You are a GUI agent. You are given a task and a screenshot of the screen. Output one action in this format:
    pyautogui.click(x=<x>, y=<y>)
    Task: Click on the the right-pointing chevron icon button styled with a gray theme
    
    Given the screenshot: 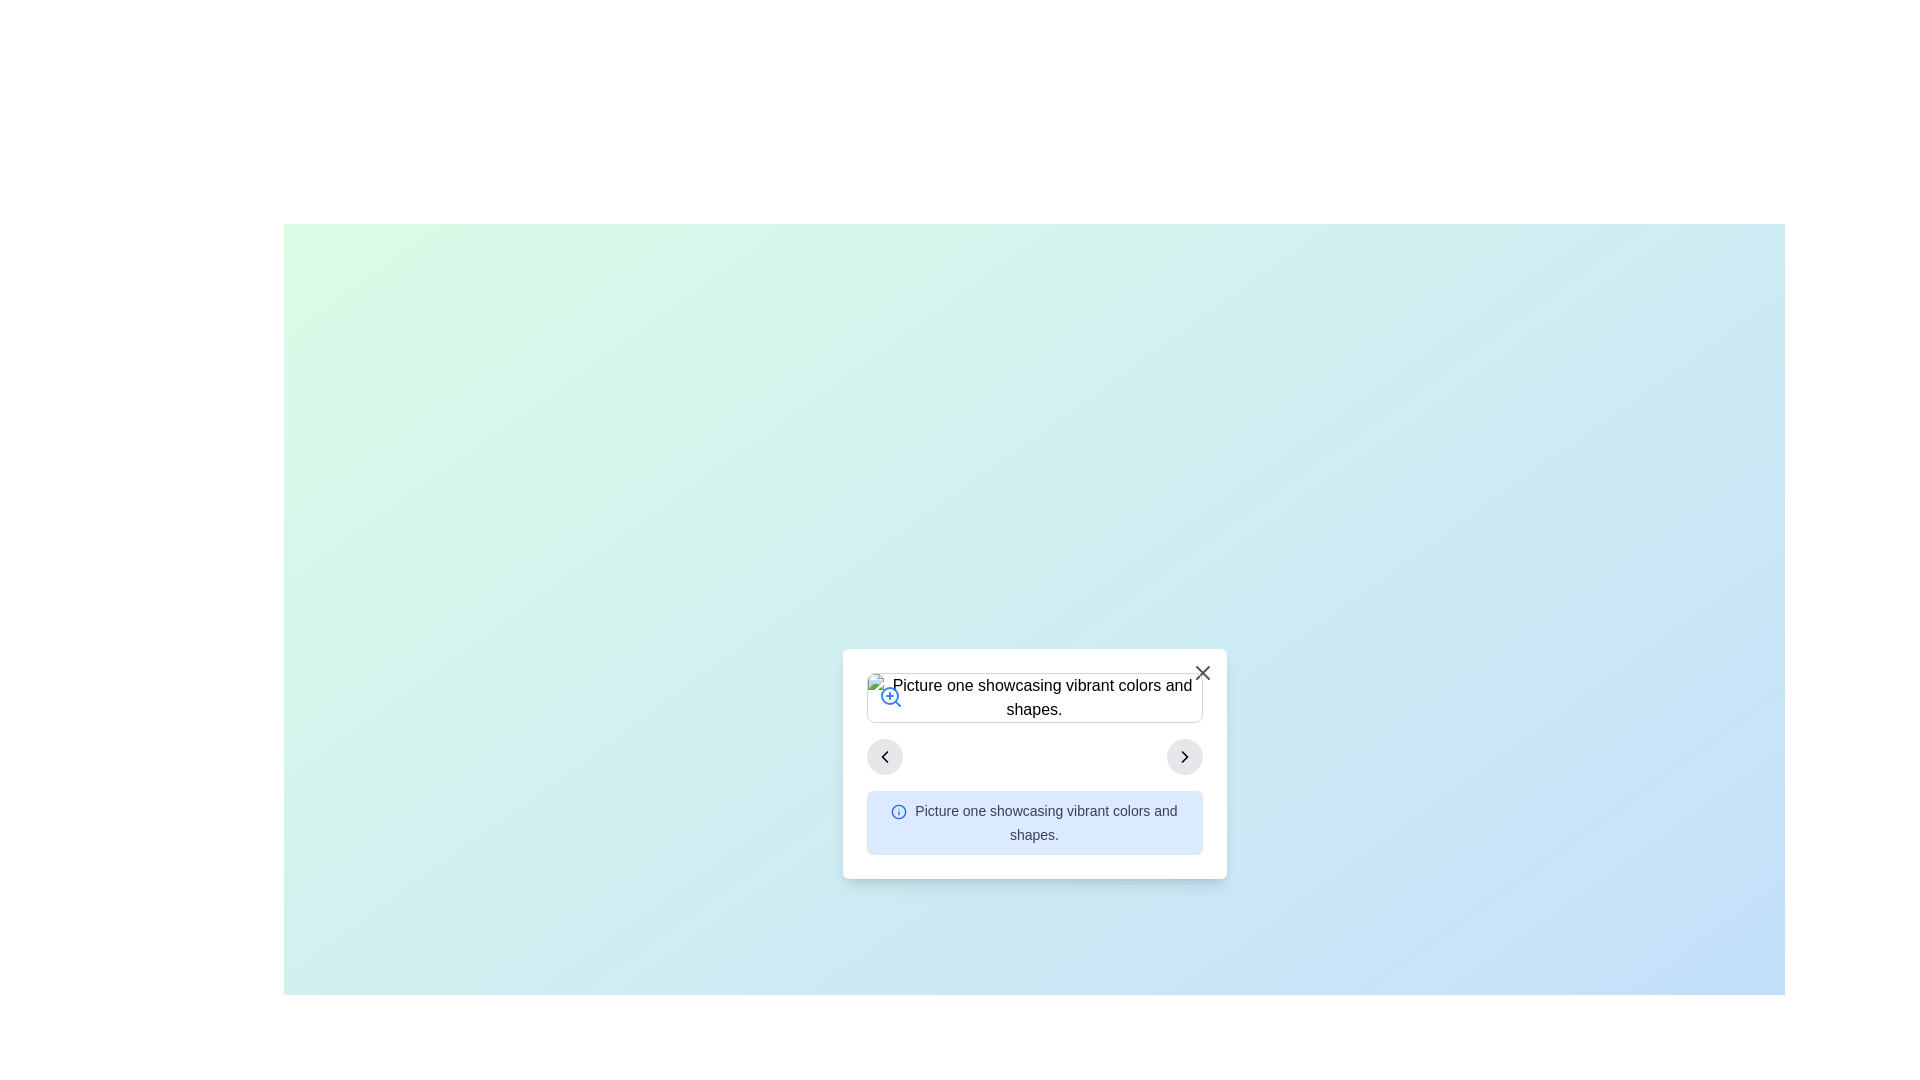 What is the action you would take?
    pyautogui.click(x=1184, y=756)
    